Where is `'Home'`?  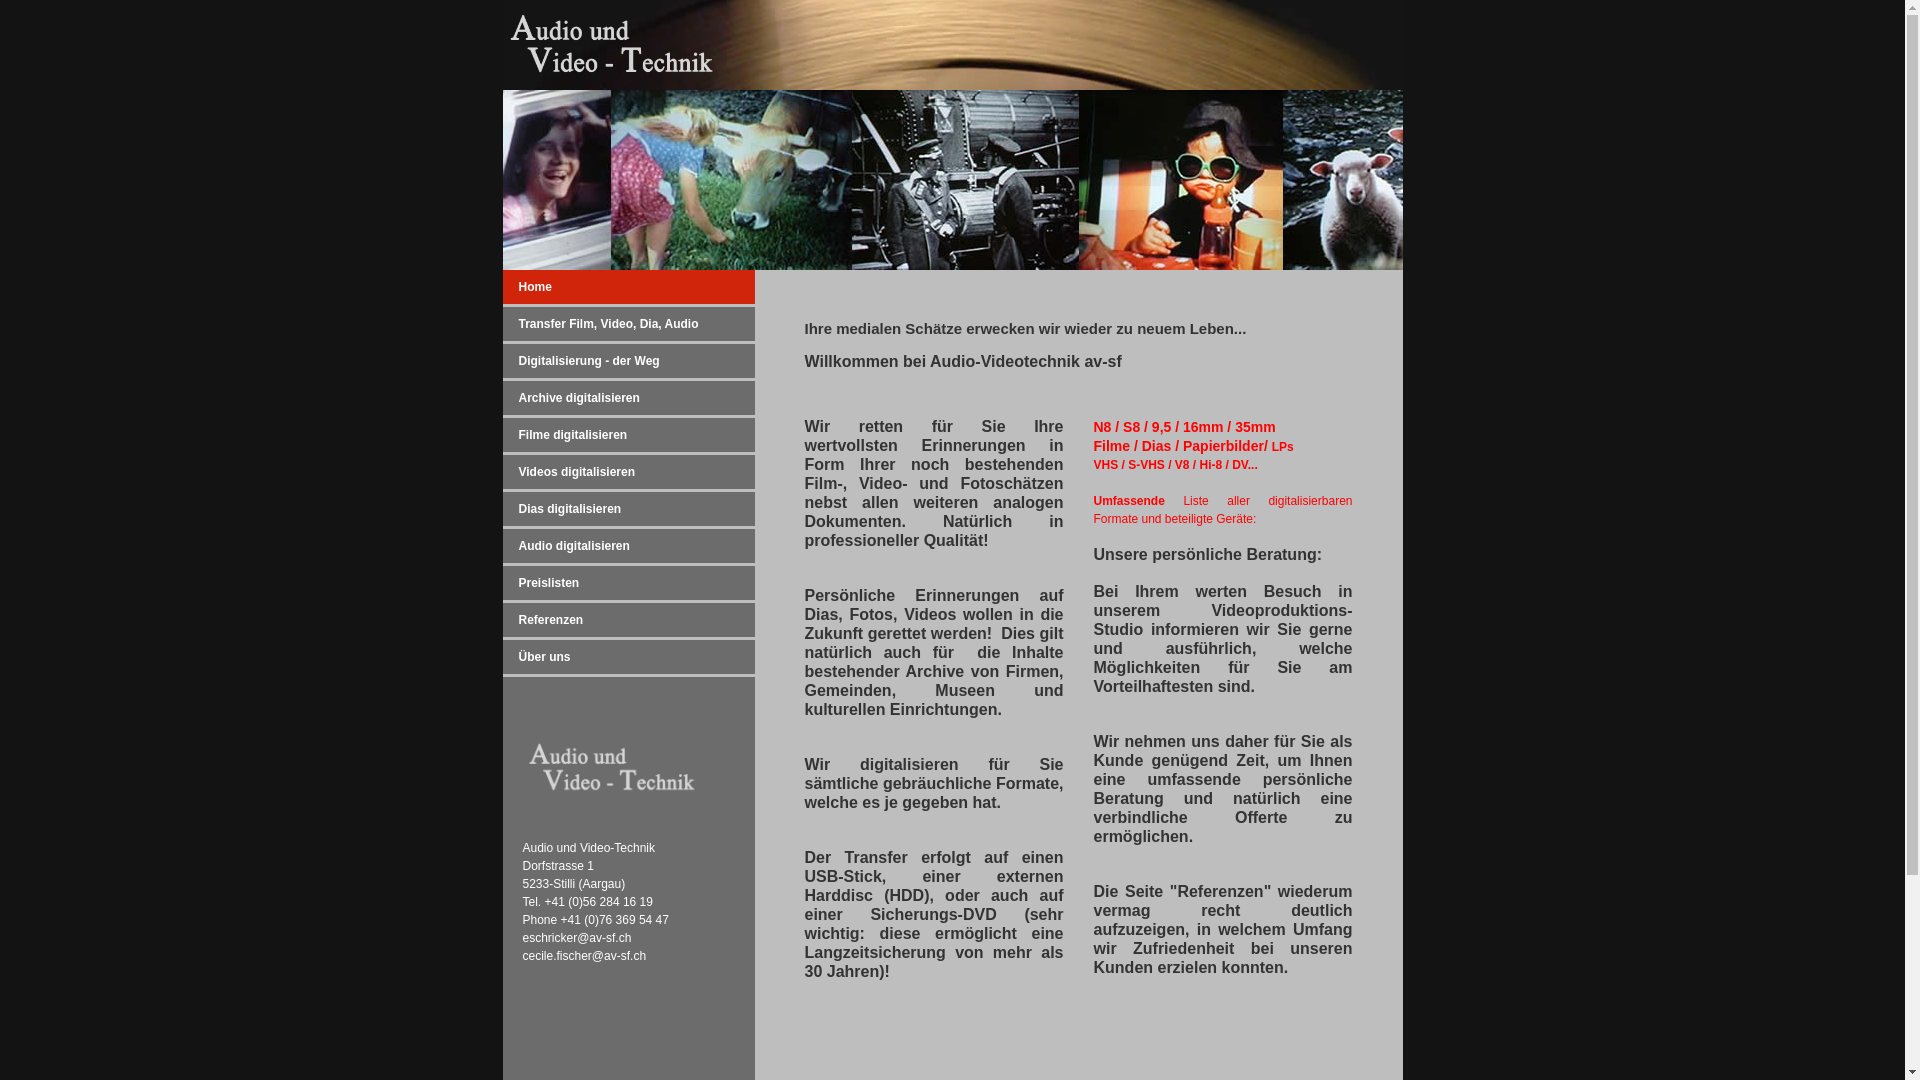
'Home' is located at coordinates (502, 286).